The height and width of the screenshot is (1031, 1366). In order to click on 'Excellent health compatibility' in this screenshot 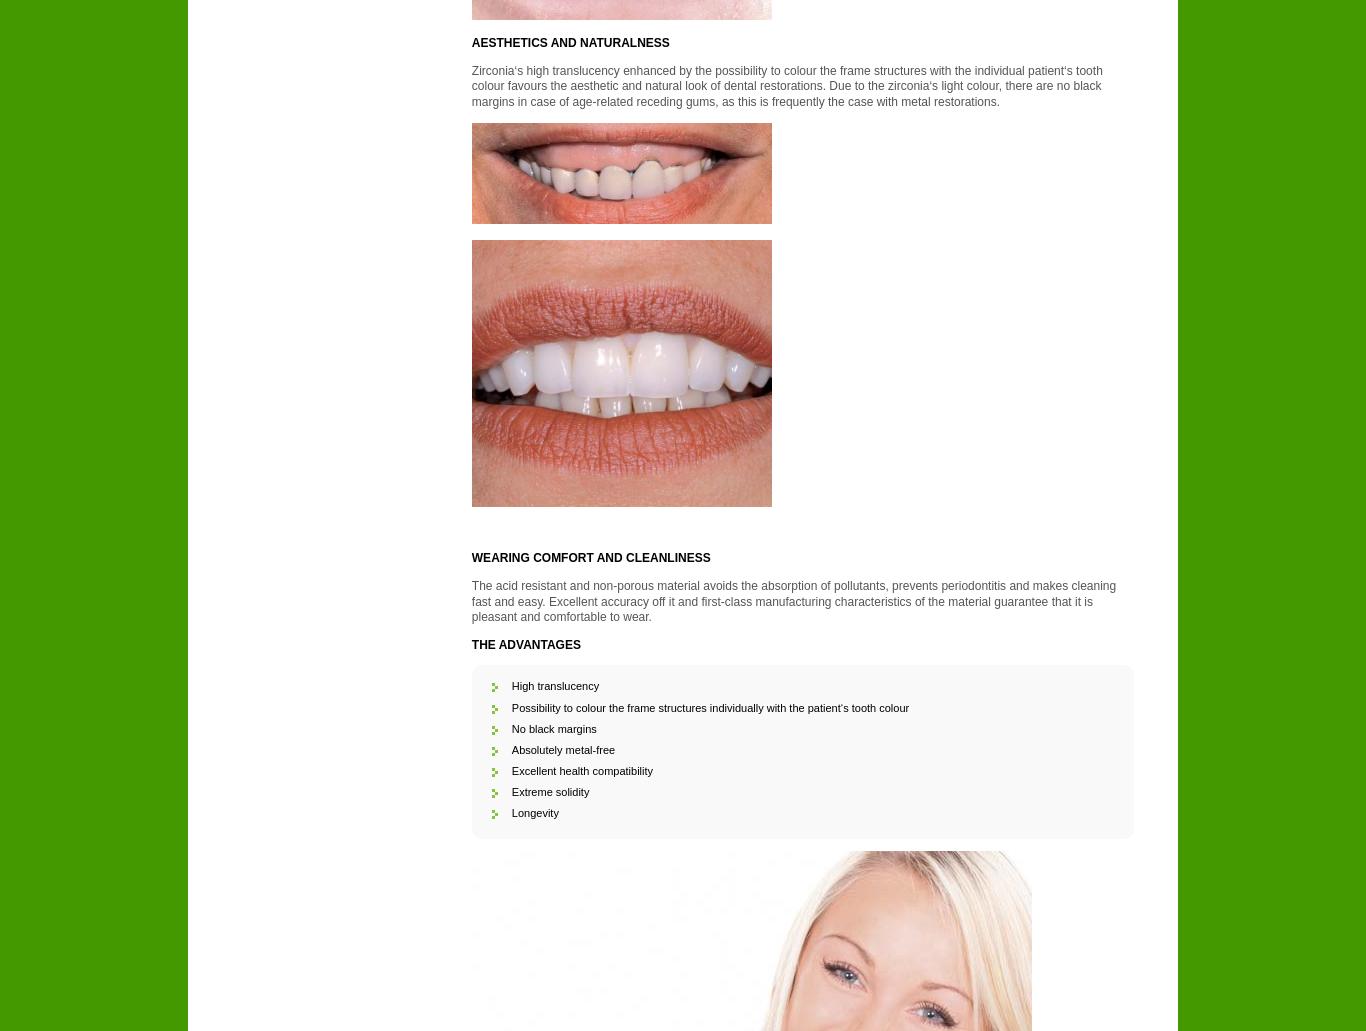, I will do `click(581, 769)`.